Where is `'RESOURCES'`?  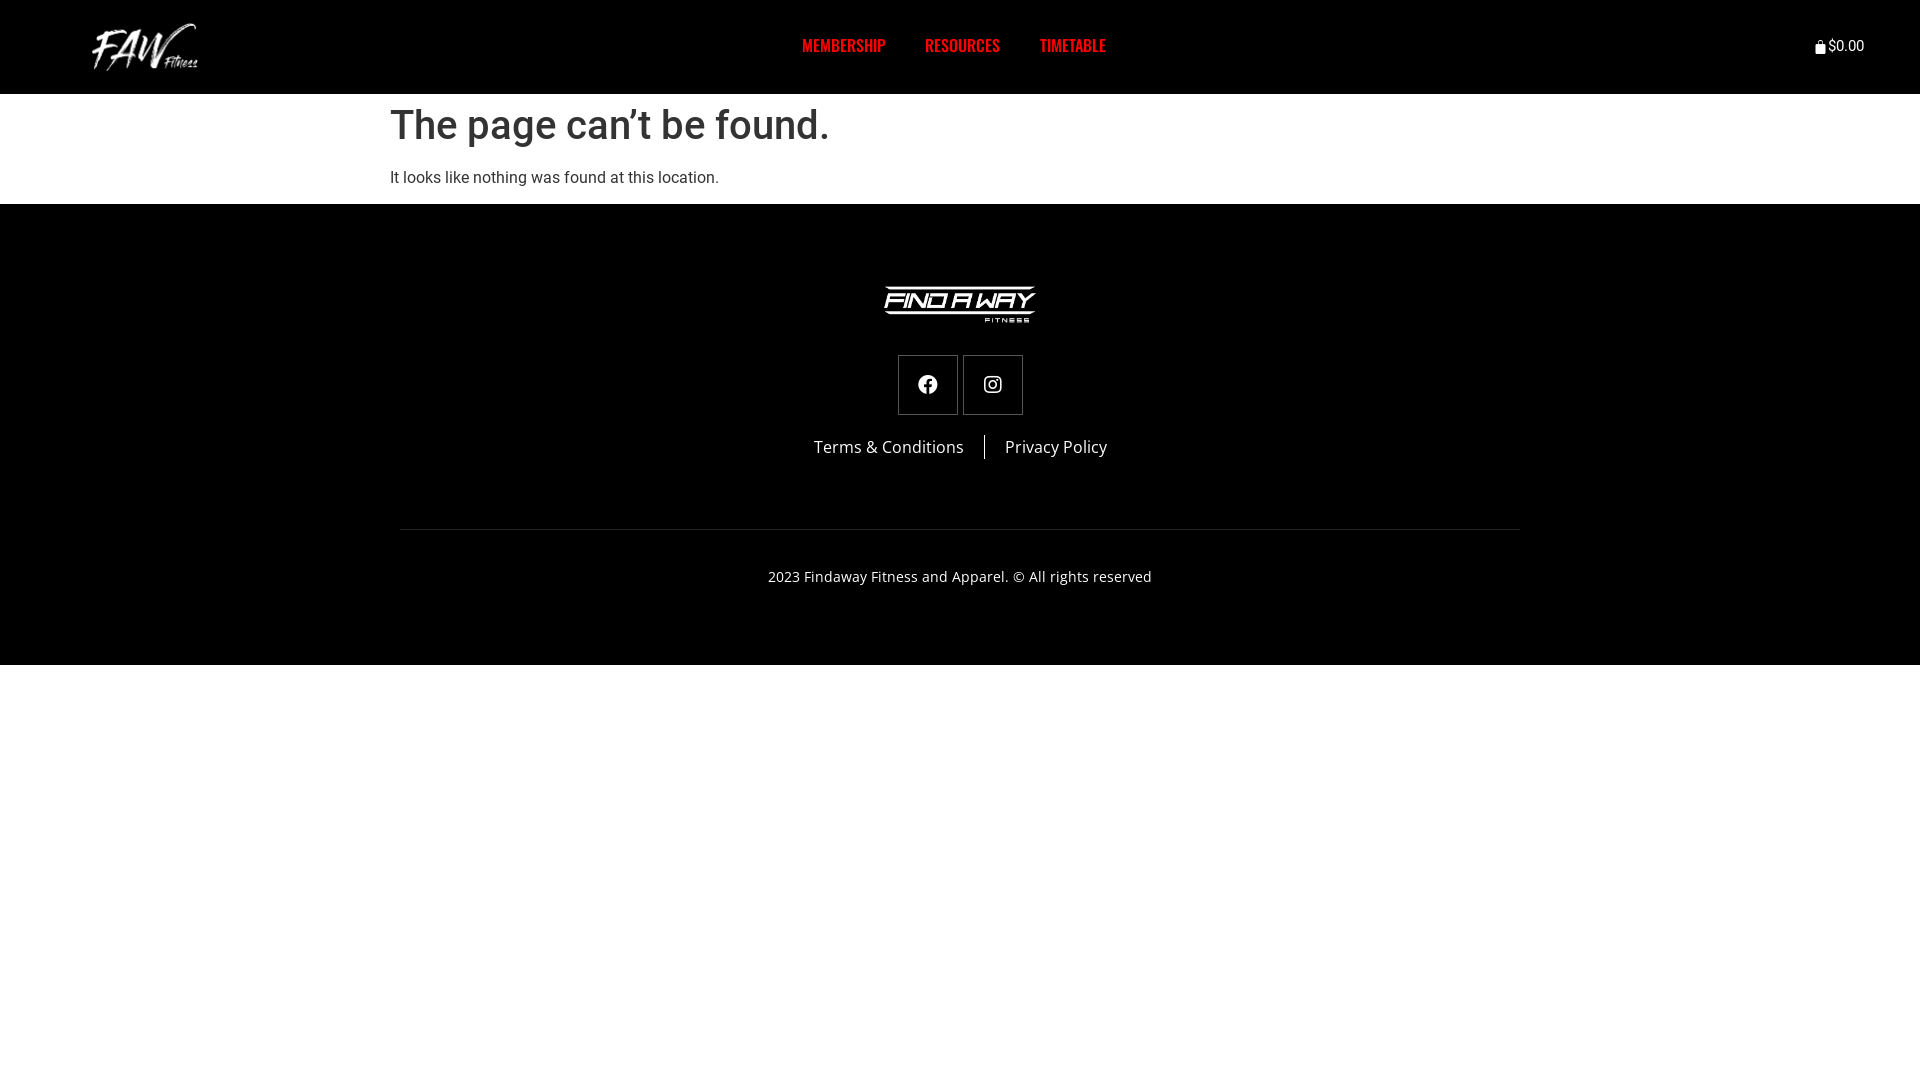 'RESOURCES' is located at coordinates (904, 45).